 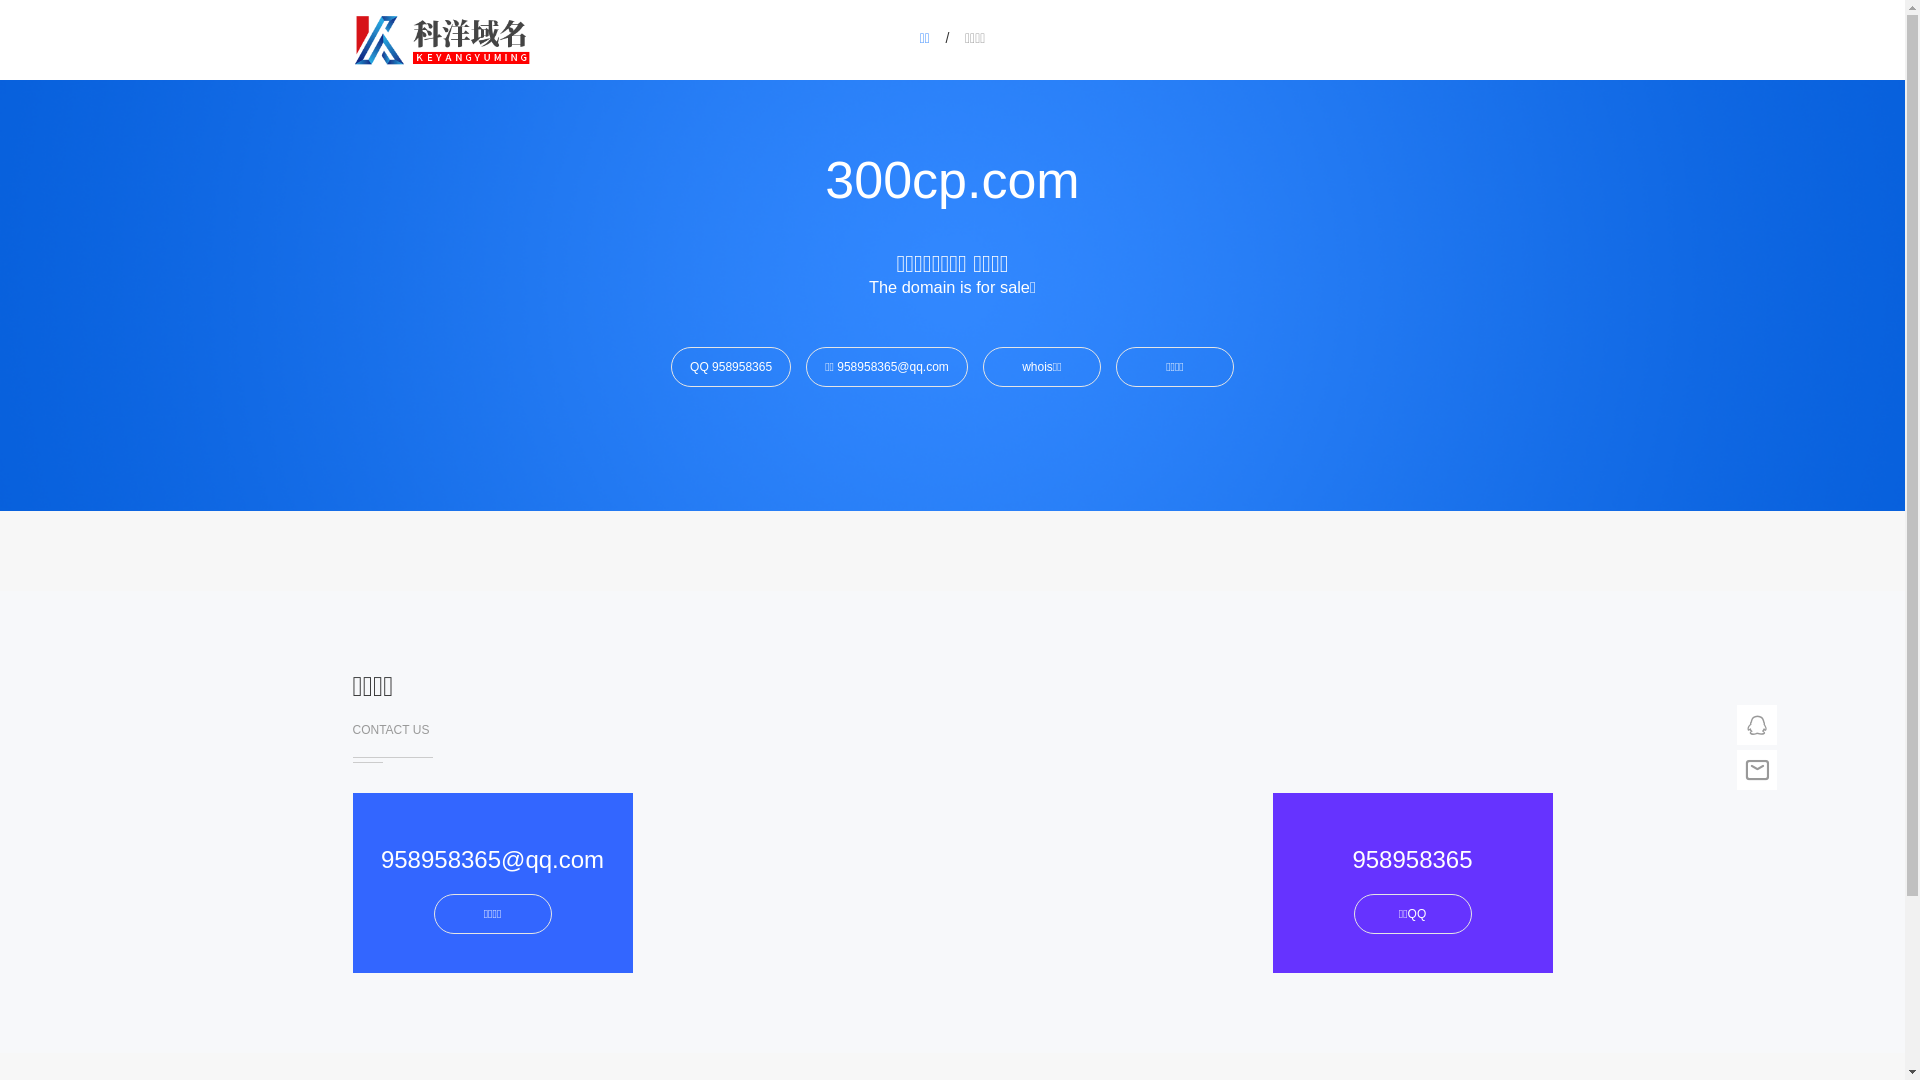 What do you see at coordinates (729, 366) in the screenshot?
I see `'QQ 958958365'` at bounding box center [729, 366].